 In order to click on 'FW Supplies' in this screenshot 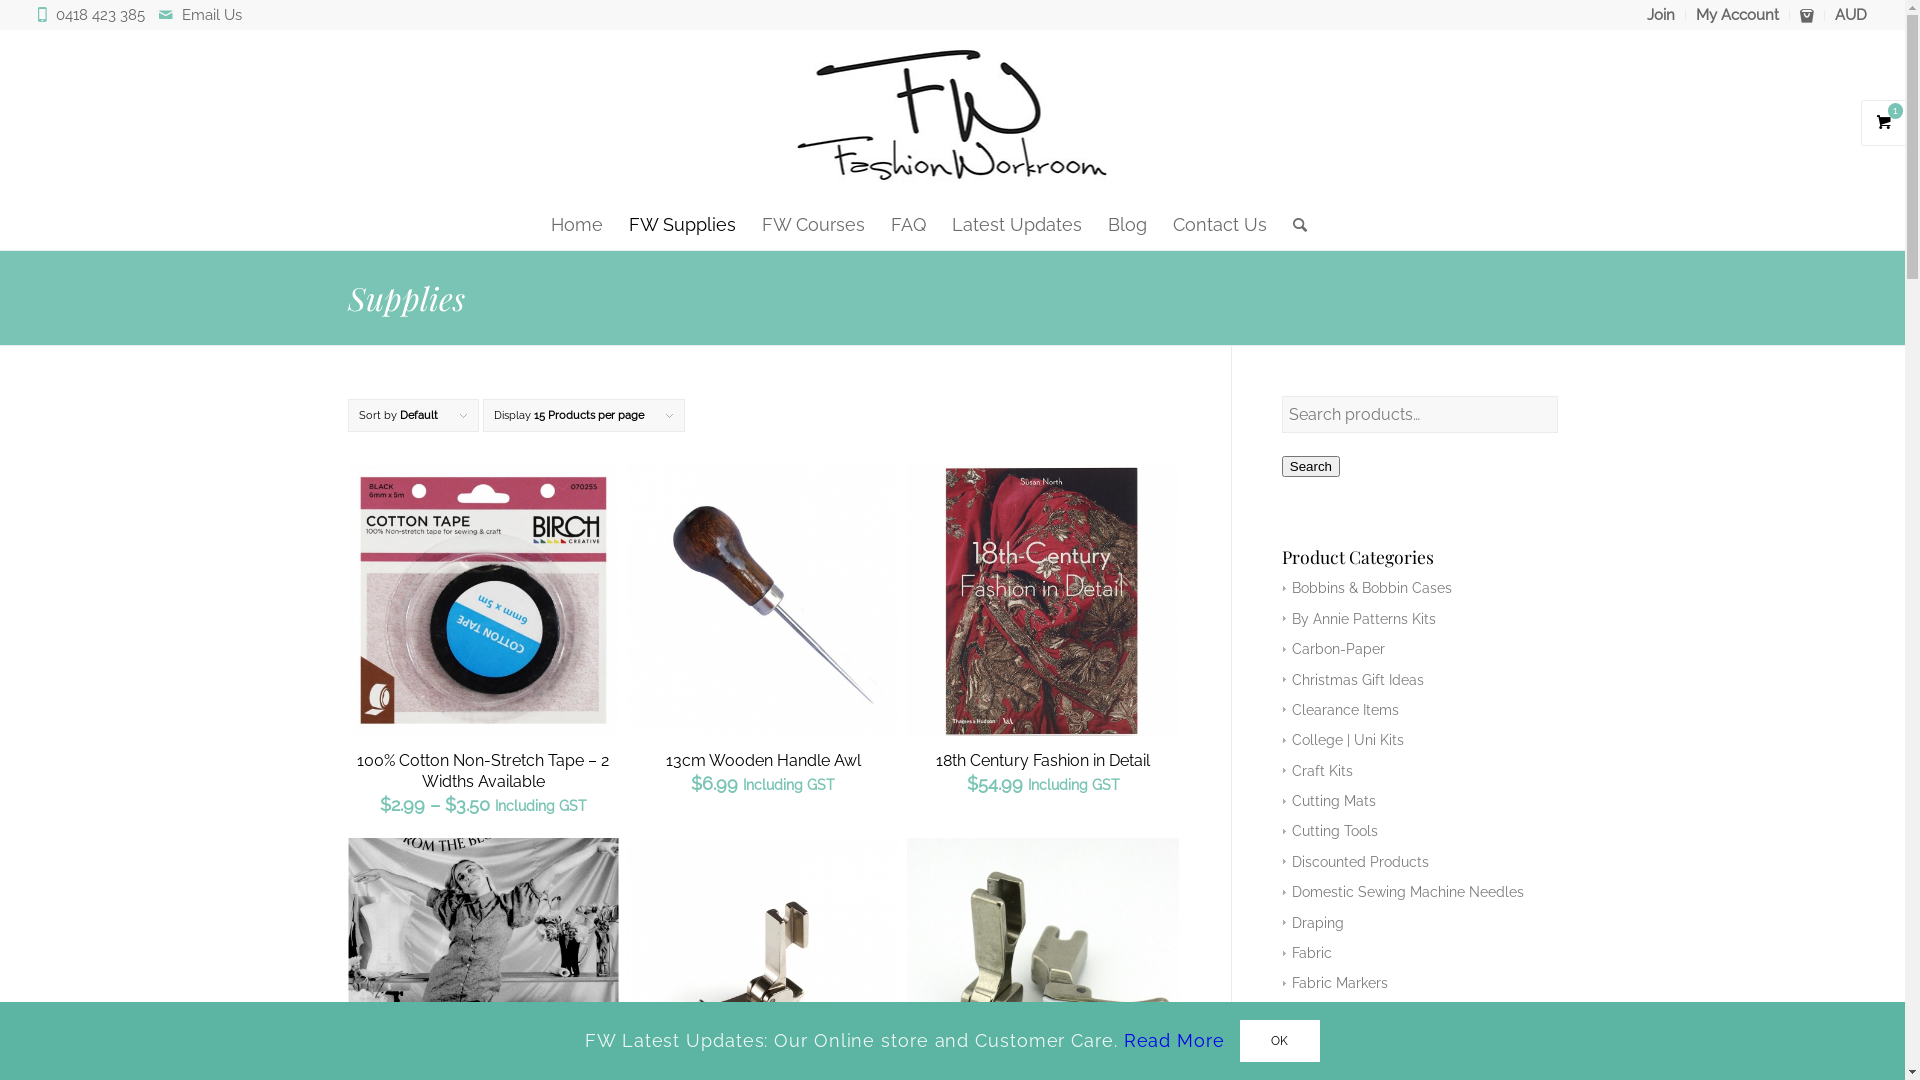, I will do `click(682, 224)`.